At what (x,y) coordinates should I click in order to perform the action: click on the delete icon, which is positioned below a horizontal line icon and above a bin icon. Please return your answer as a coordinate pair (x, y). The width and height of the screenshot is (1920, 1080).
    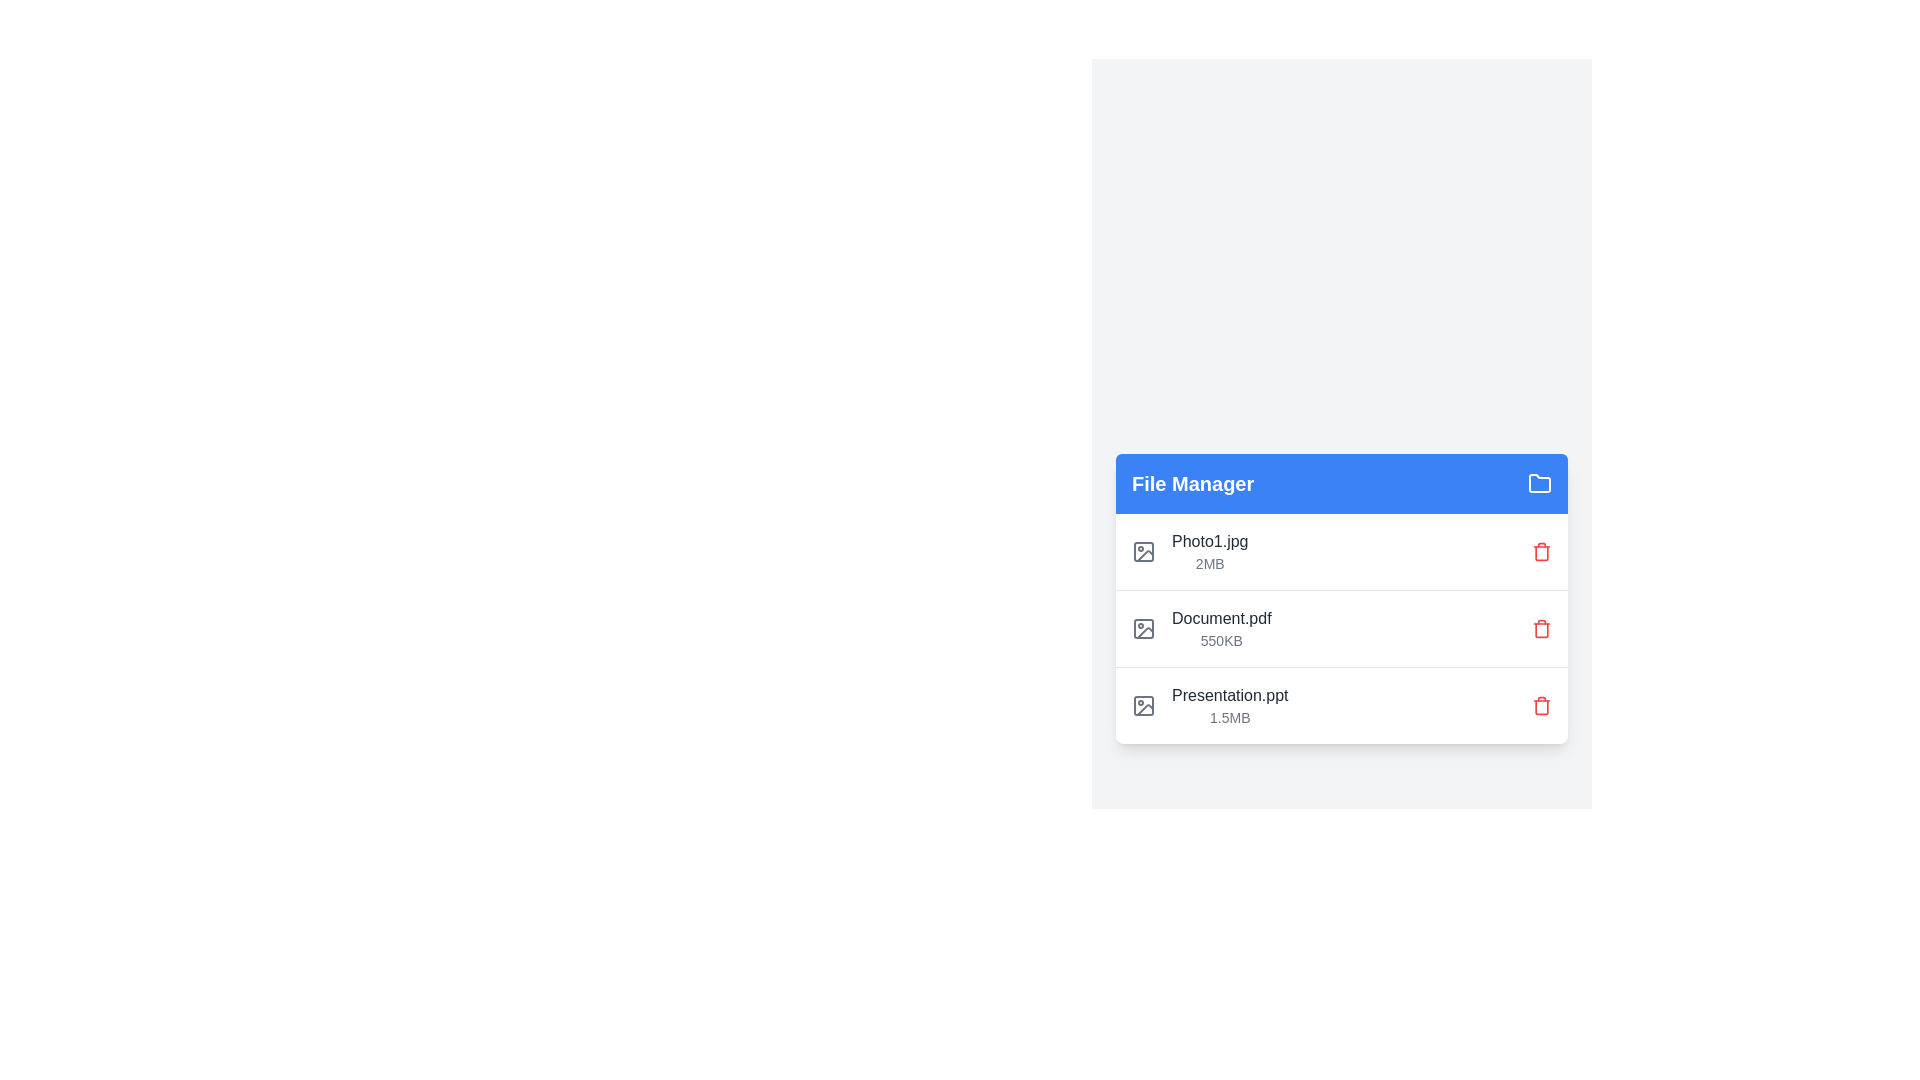
    Looking at the image, I should click on (1540, 705).